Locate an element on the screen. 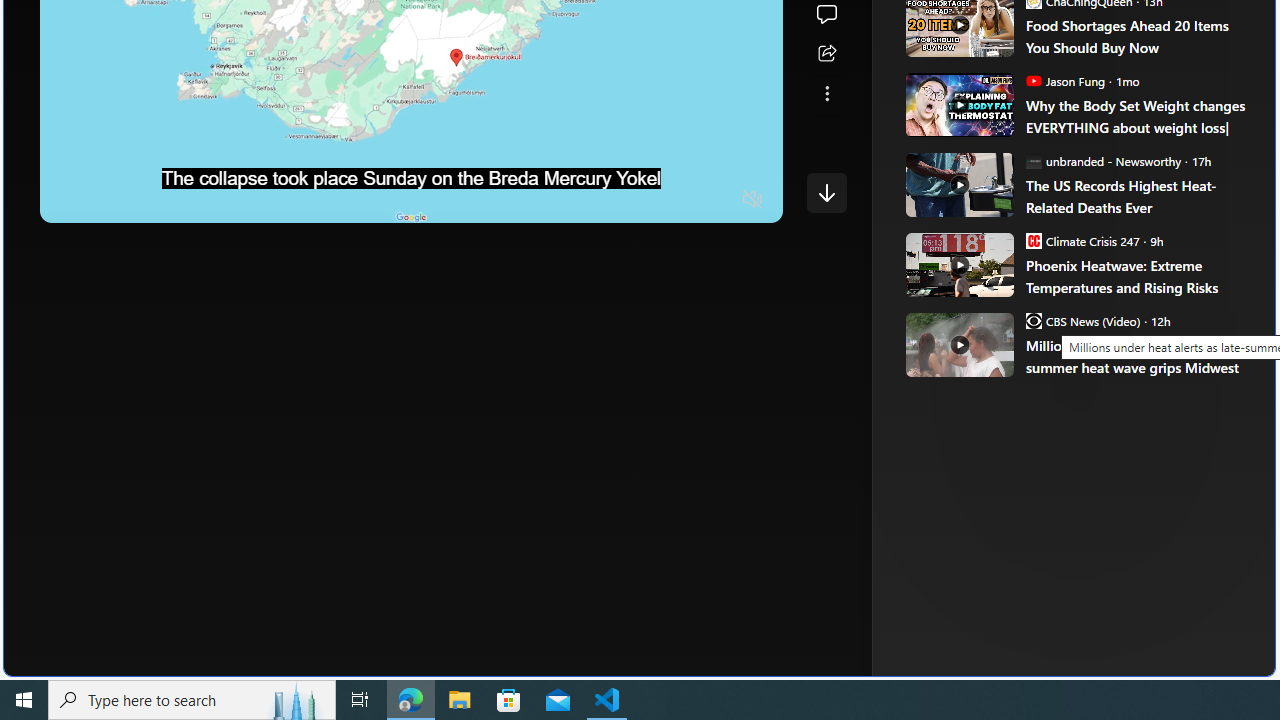  'CBS News (Video)' is located at coordinates (1033, 319).